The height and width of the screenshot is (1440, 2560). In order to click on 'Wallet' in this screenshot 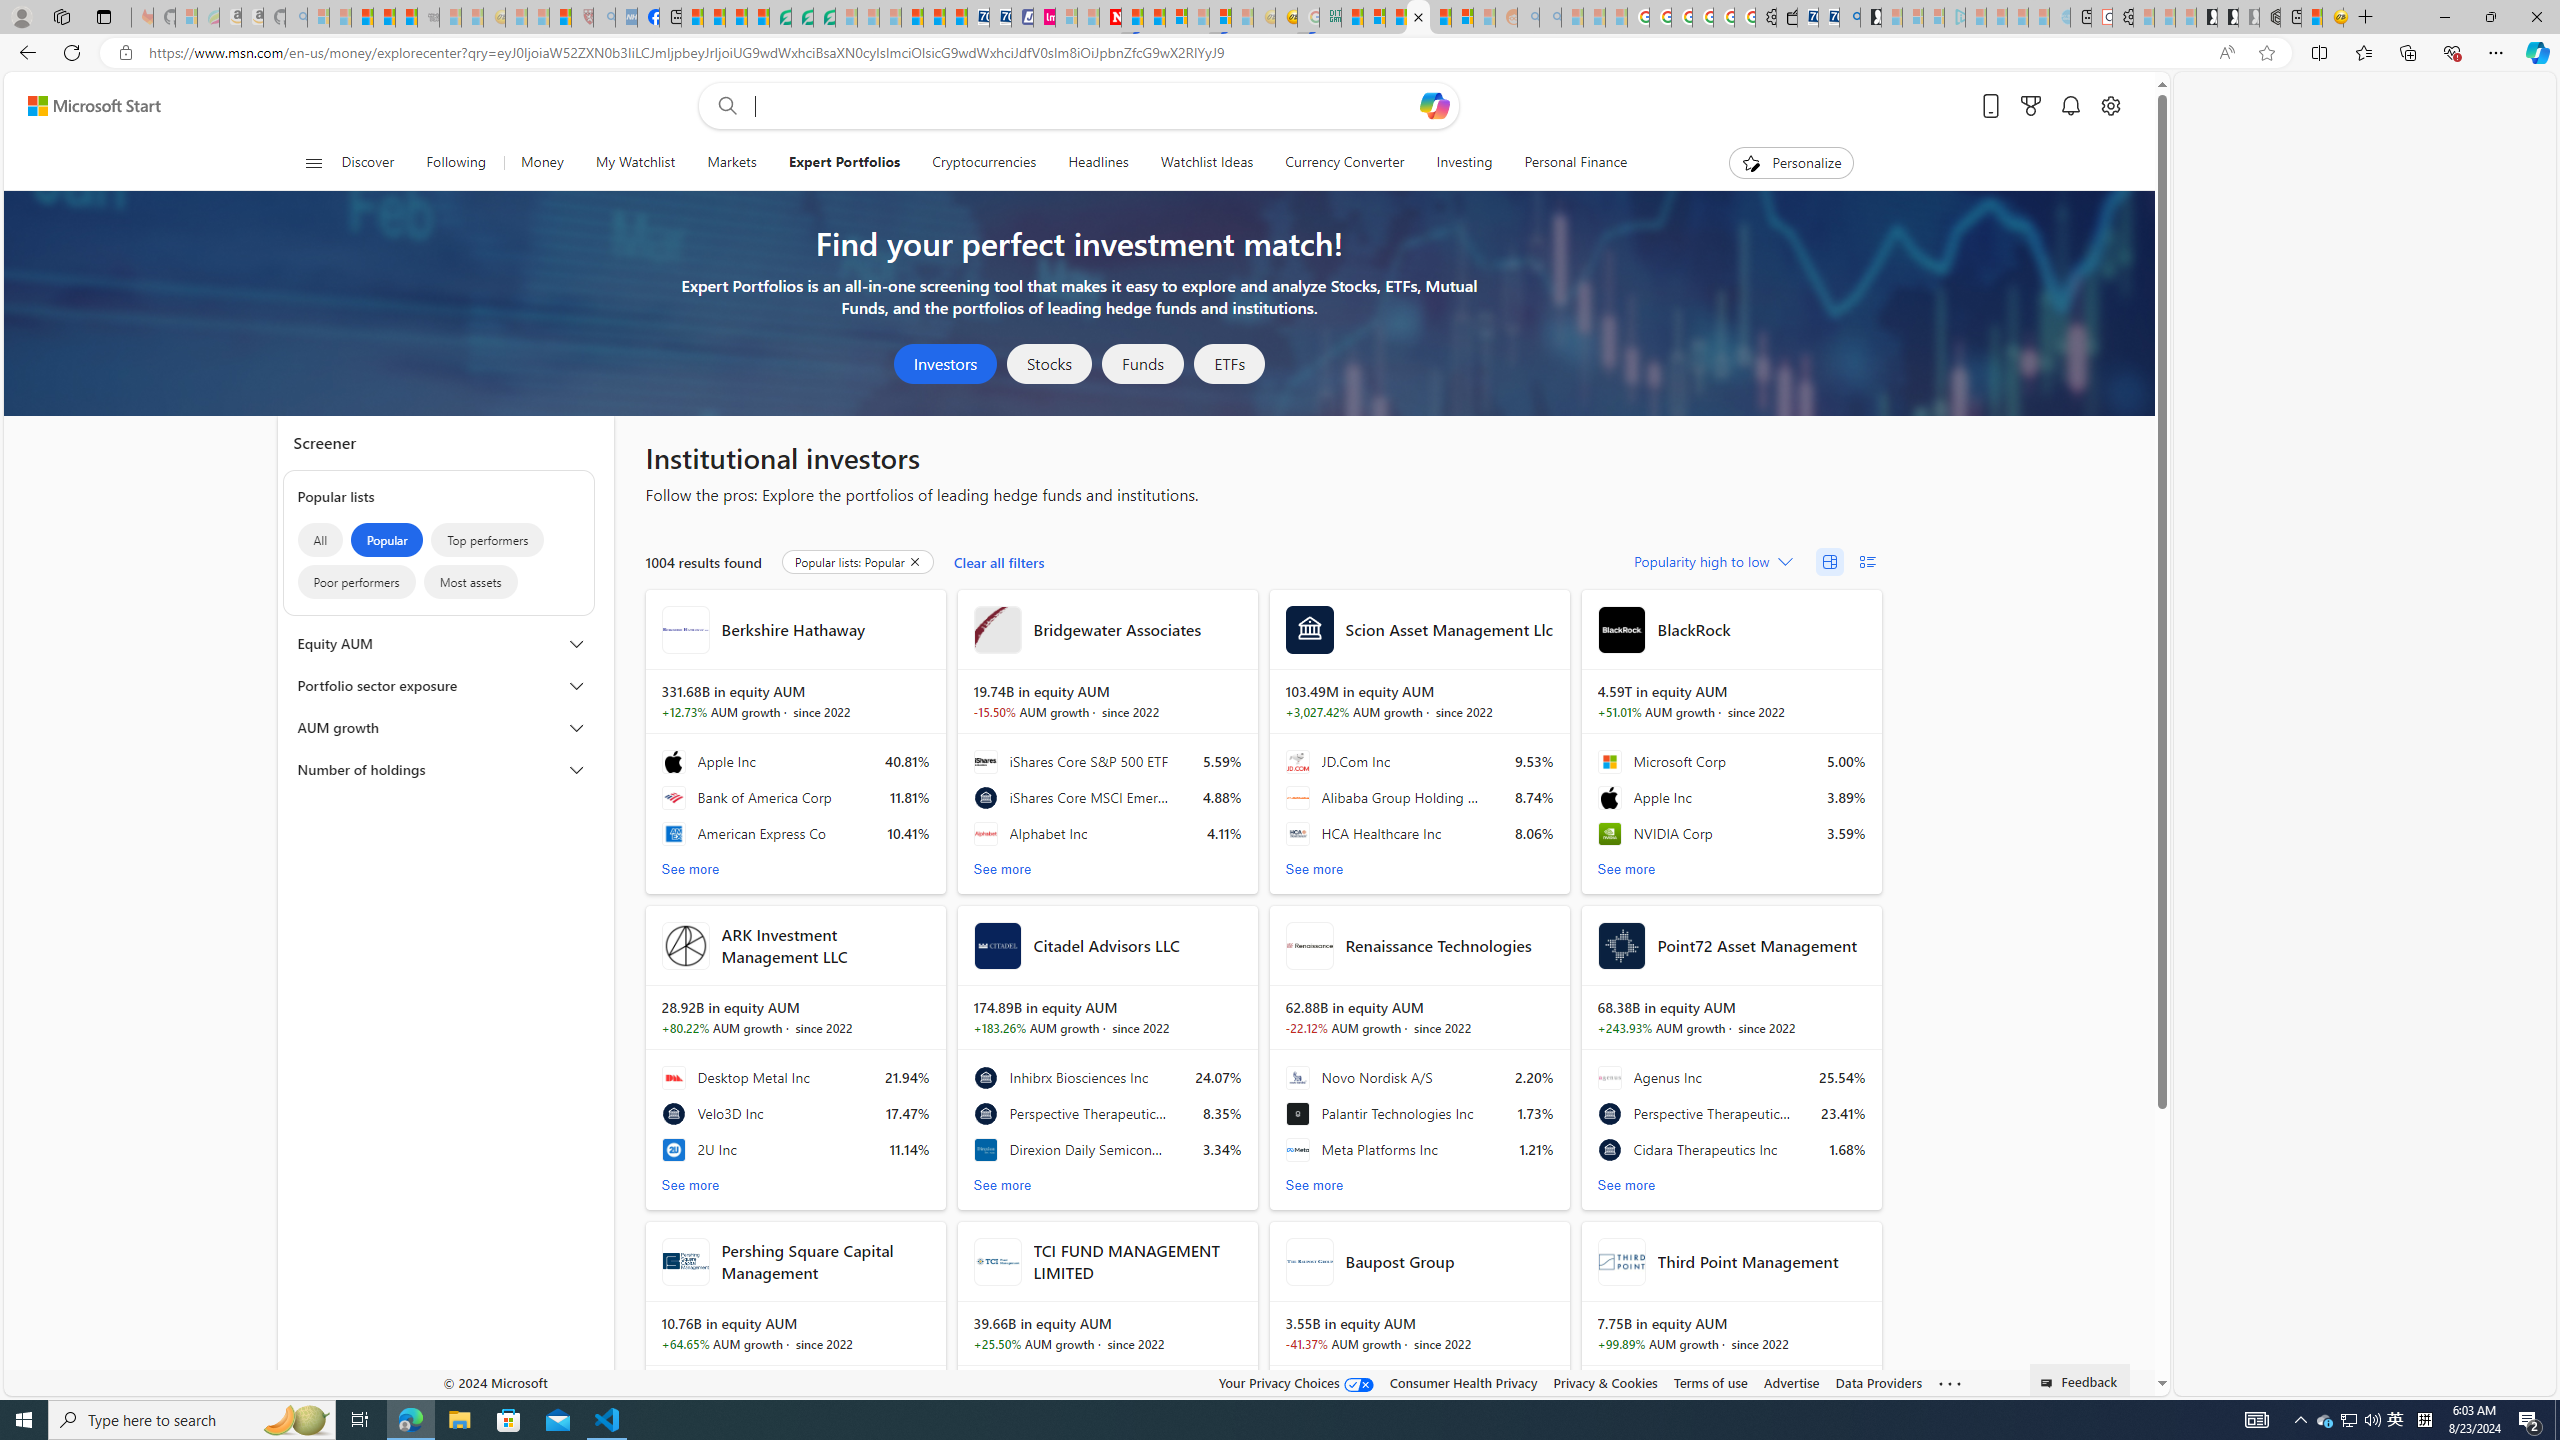, I will do `click(1785, 16)`.